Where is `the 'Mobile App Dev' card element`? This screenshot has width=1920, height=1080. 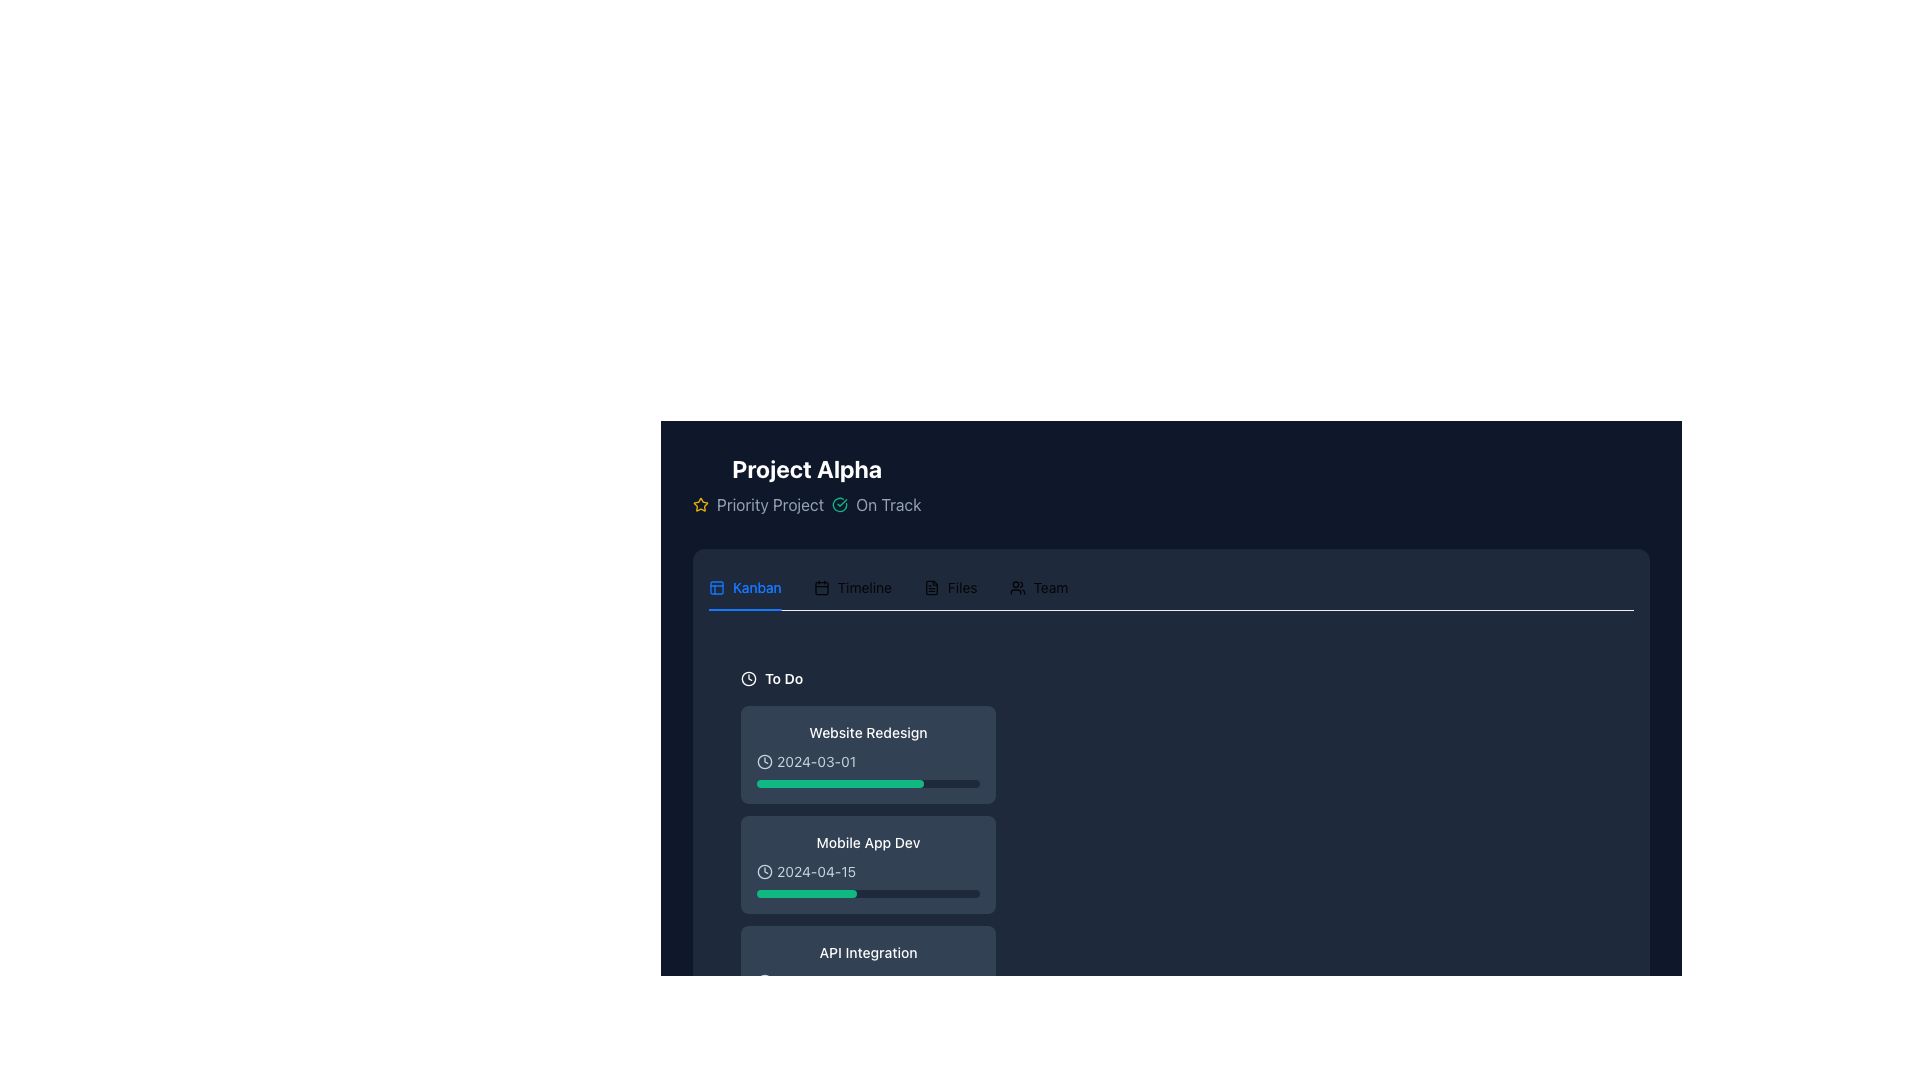 the 'Mobile App Dev' card element is located at coordinates (868, 863).